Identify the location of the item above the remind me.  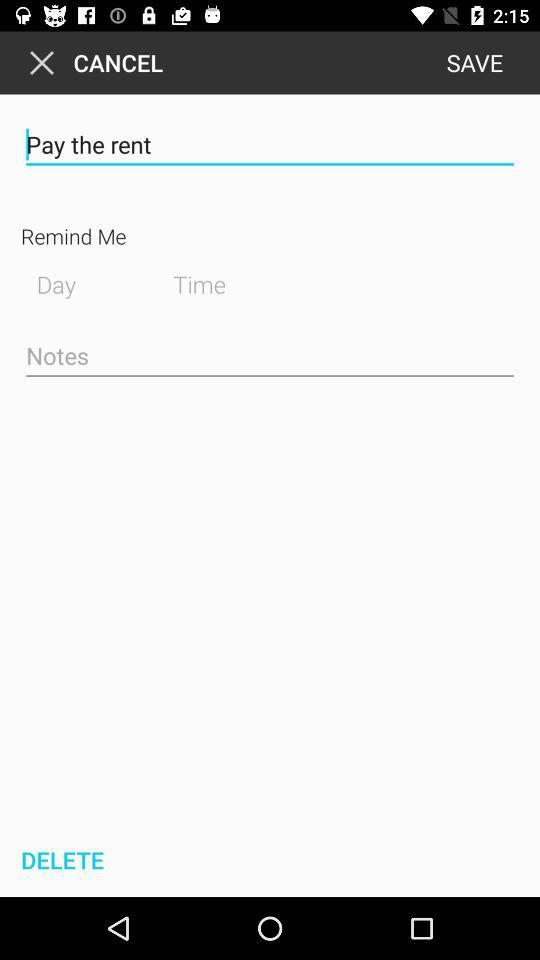
(270, 144).